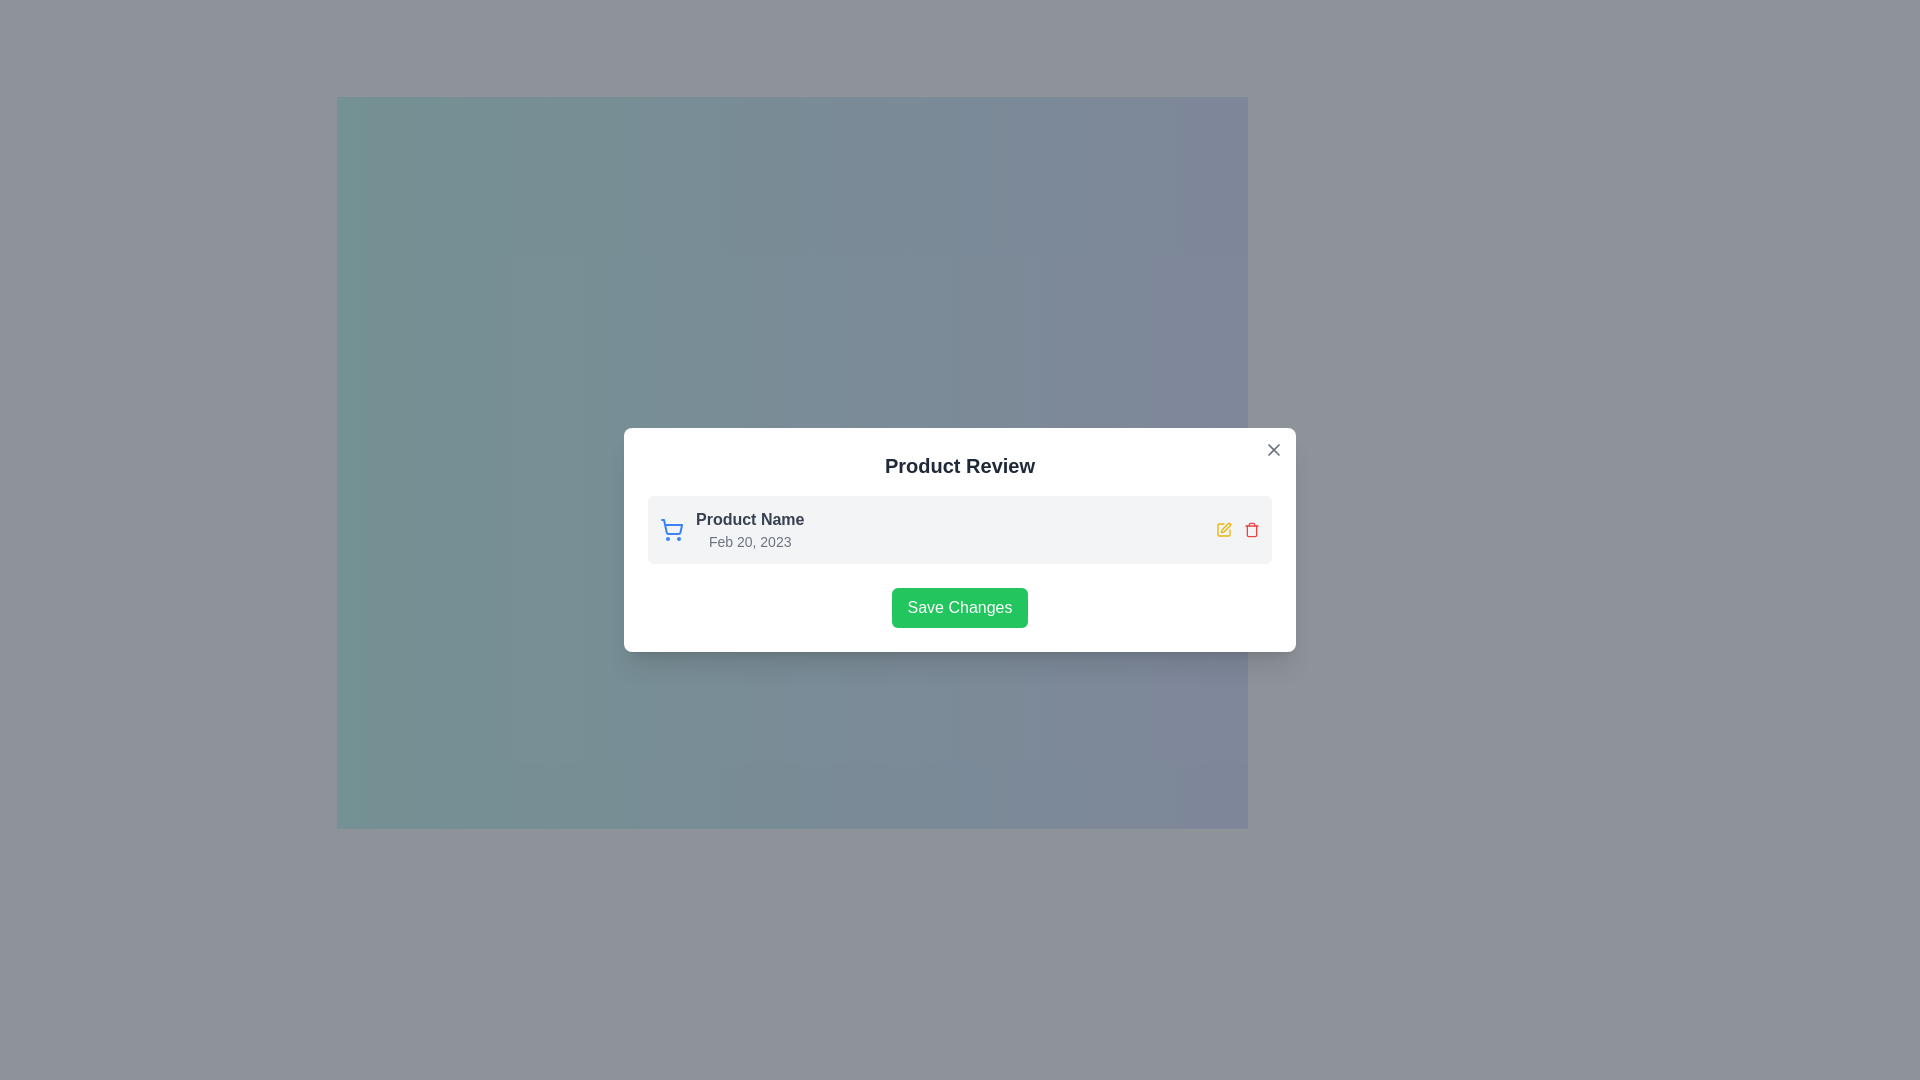 Image resolution: width=1920 pixels, height=1080 pixels. Describe the element at coordinates (1251, 528) in the screenshot. I see `the delete icon button located in the top-right corner of the modal` at that location.